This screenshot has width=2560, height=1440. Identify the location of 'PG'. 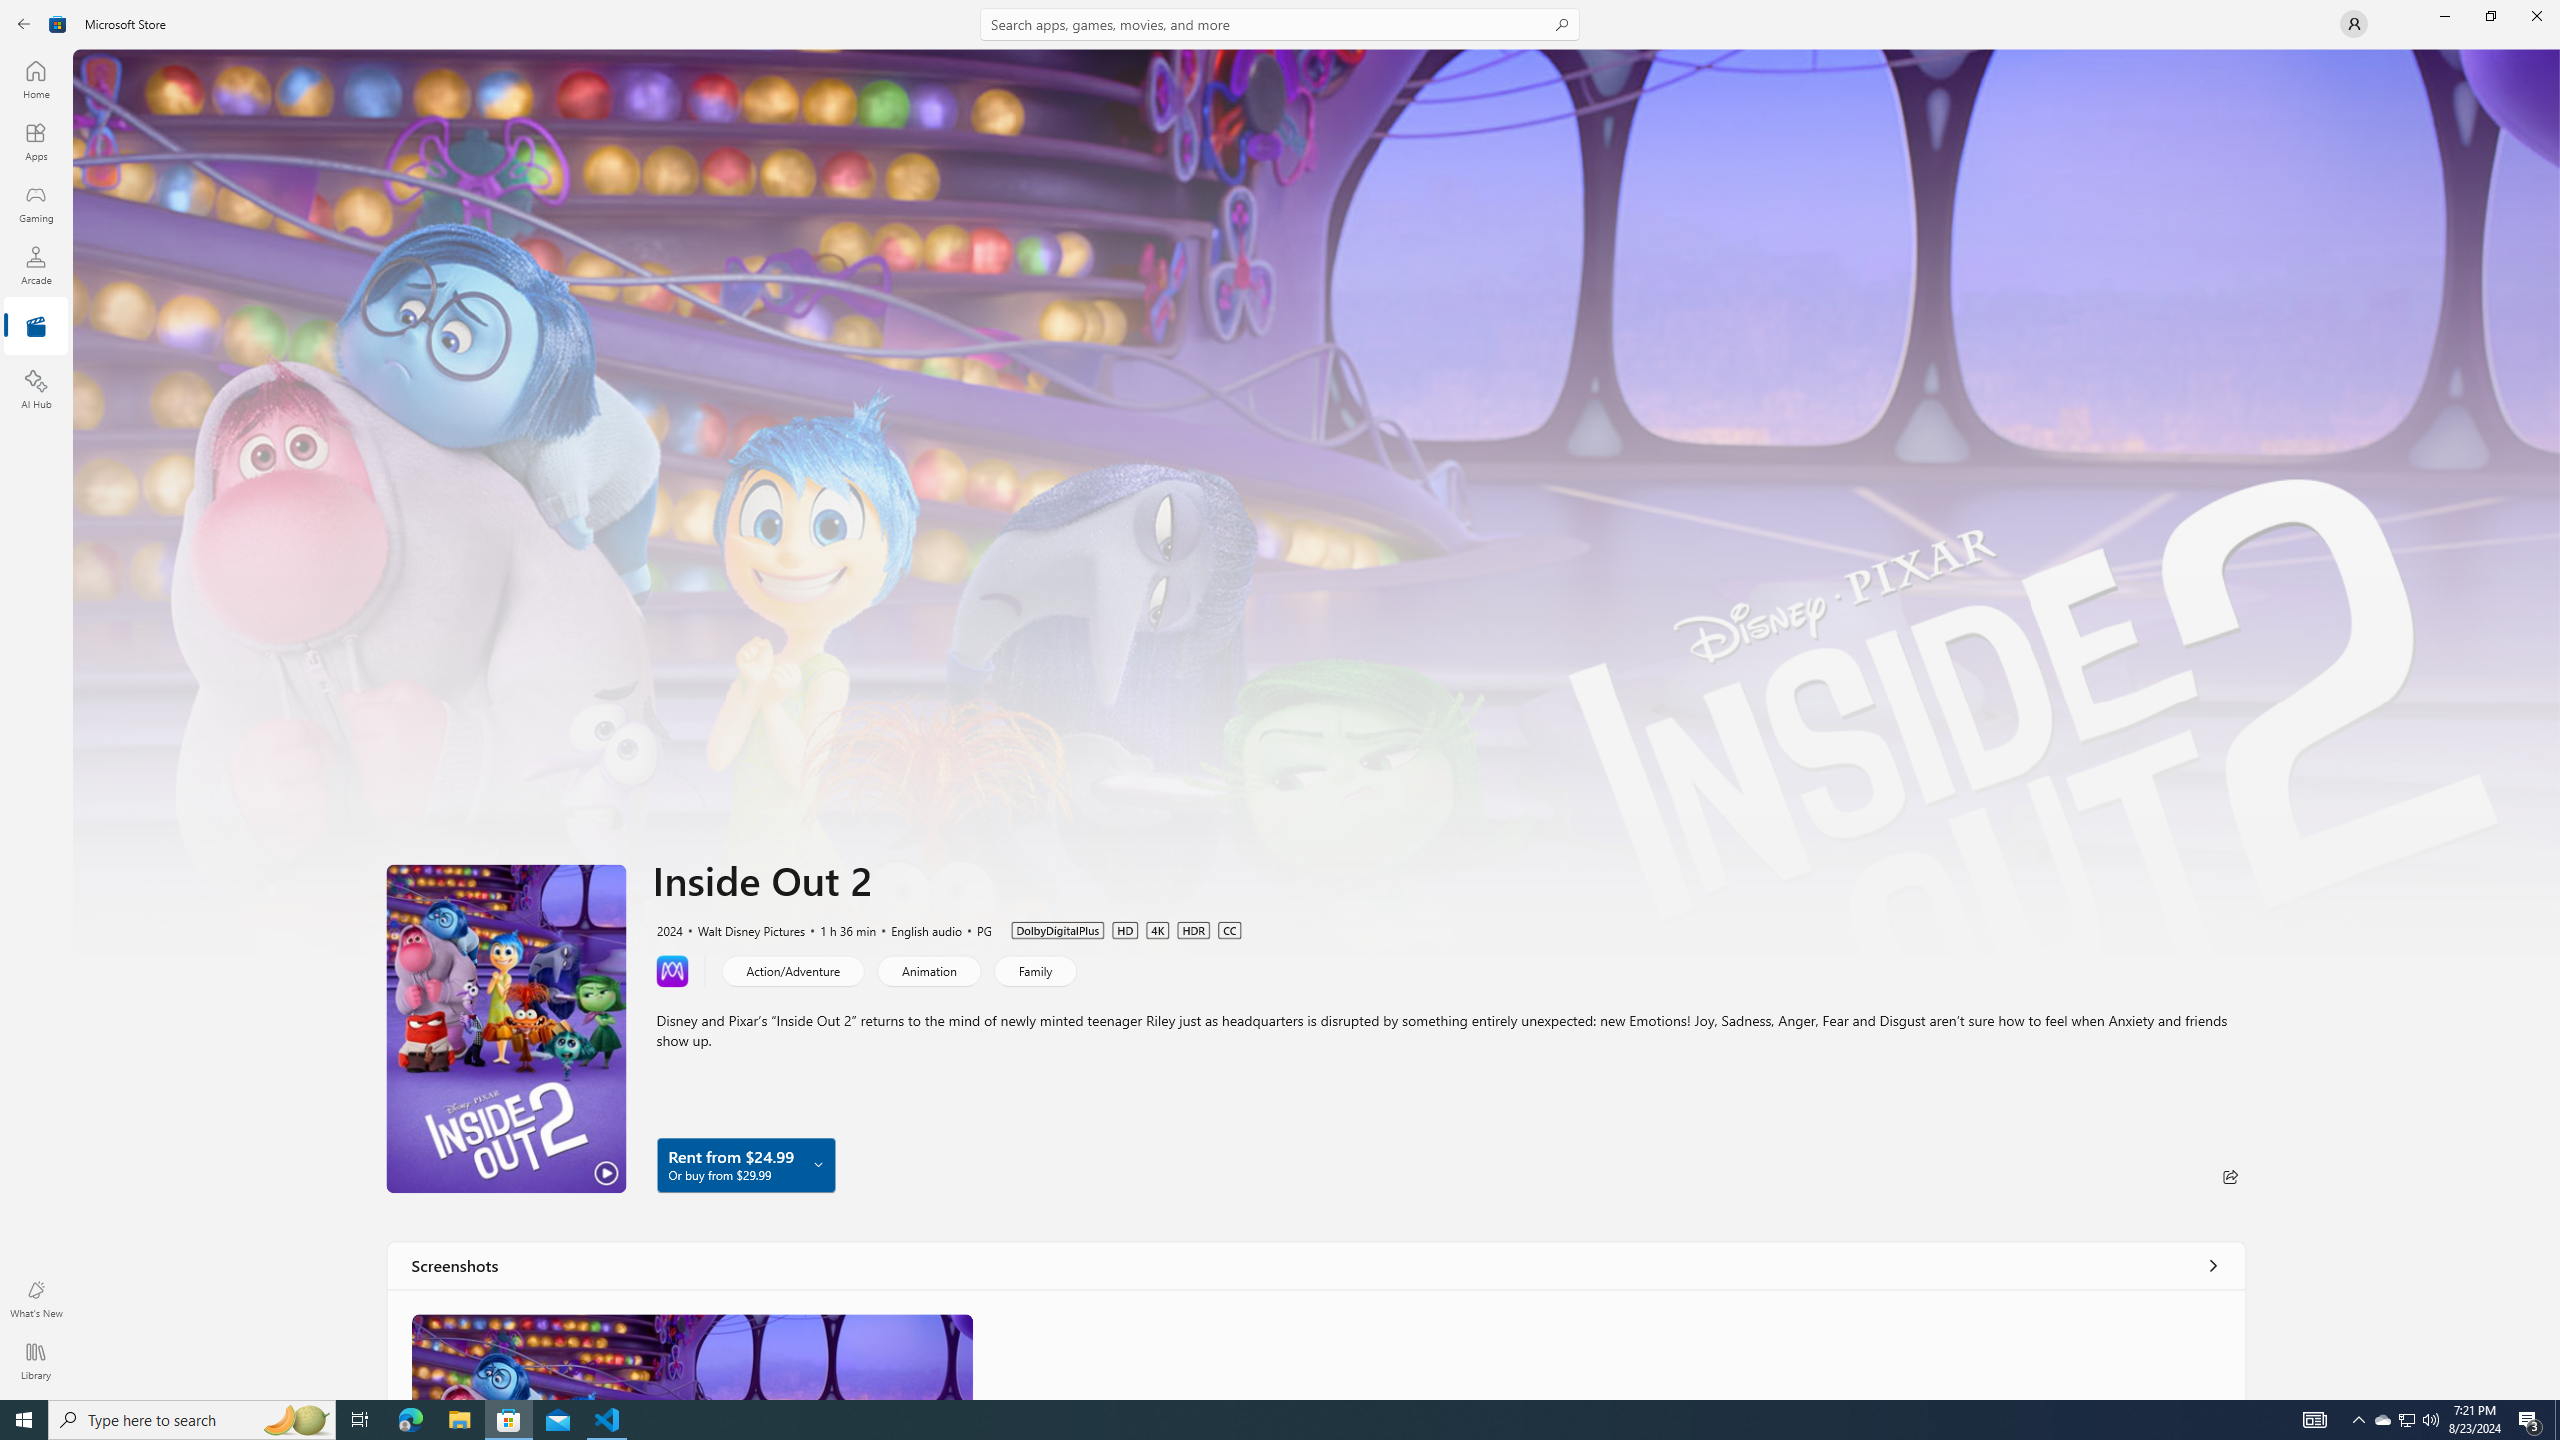
(974, 928).